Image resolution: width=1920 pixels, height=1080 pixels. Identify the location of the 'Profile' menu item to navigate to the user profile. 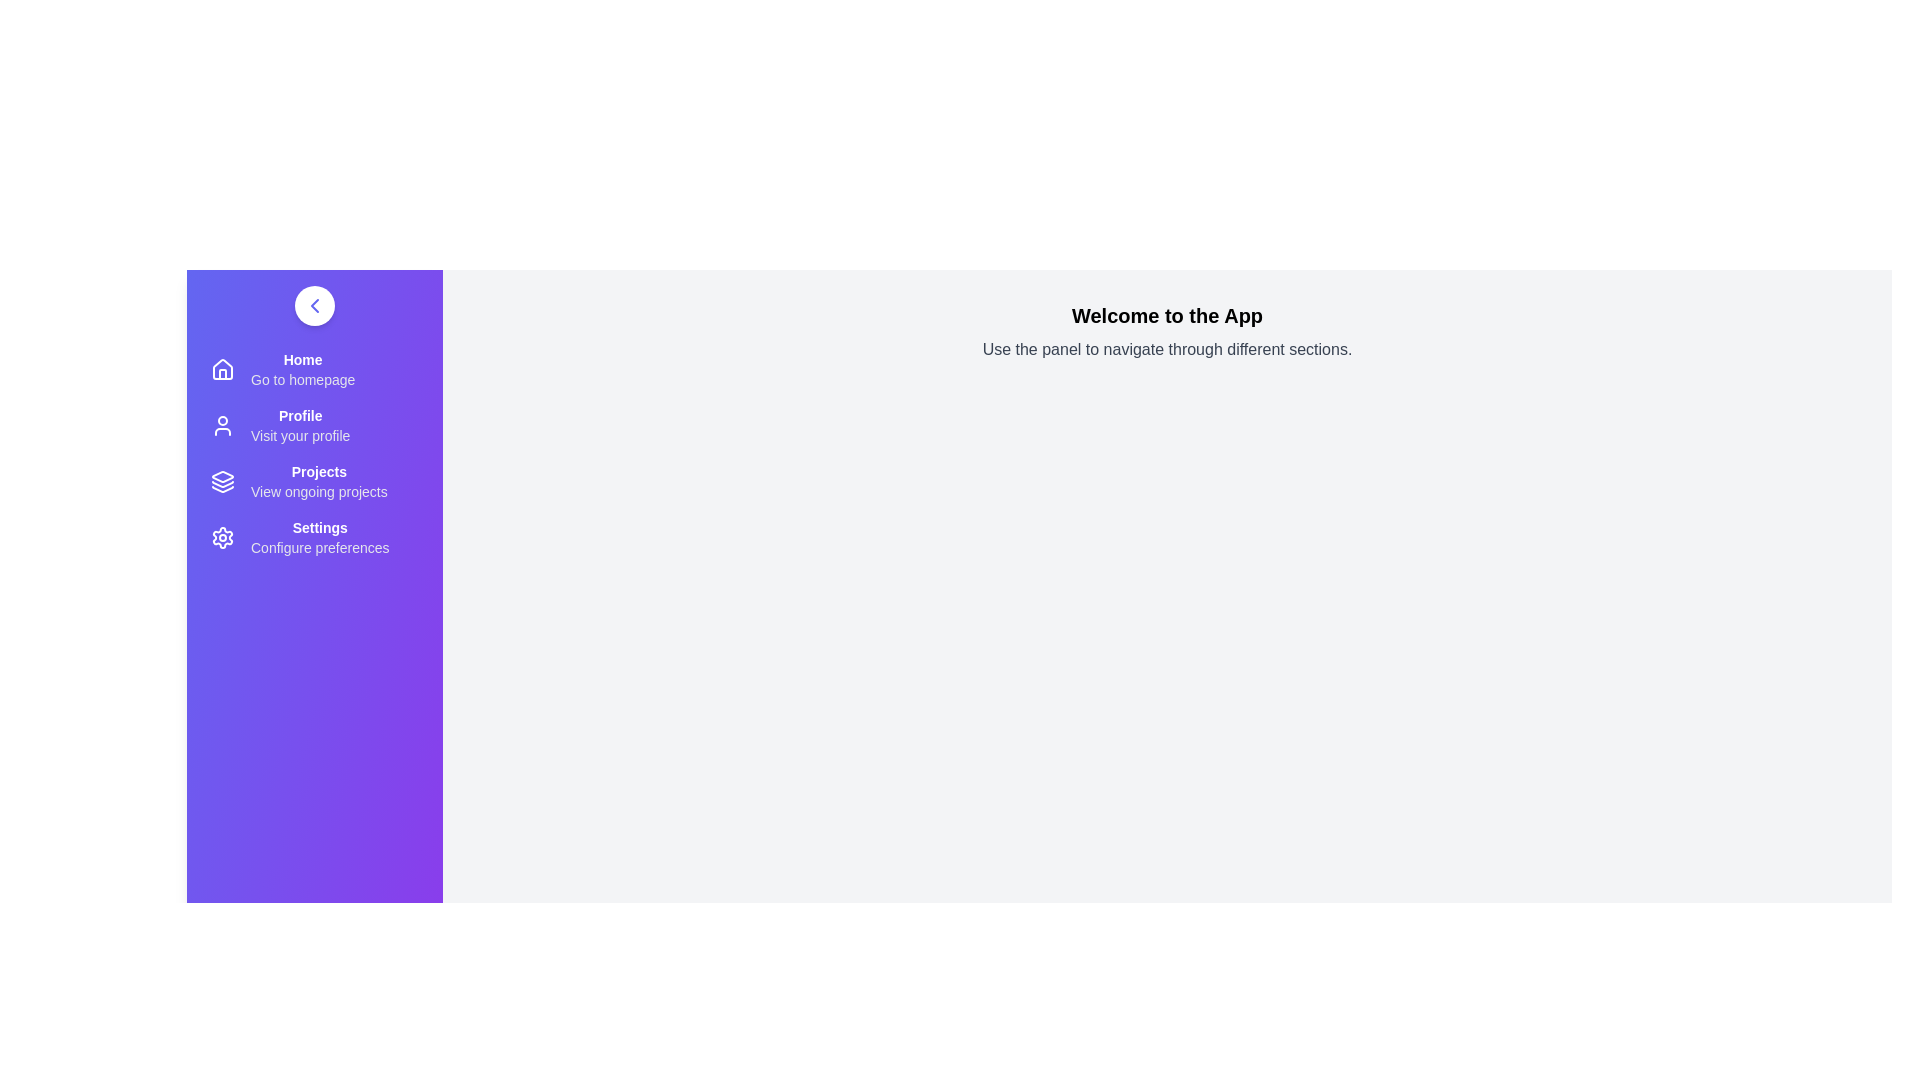
(314, 424).